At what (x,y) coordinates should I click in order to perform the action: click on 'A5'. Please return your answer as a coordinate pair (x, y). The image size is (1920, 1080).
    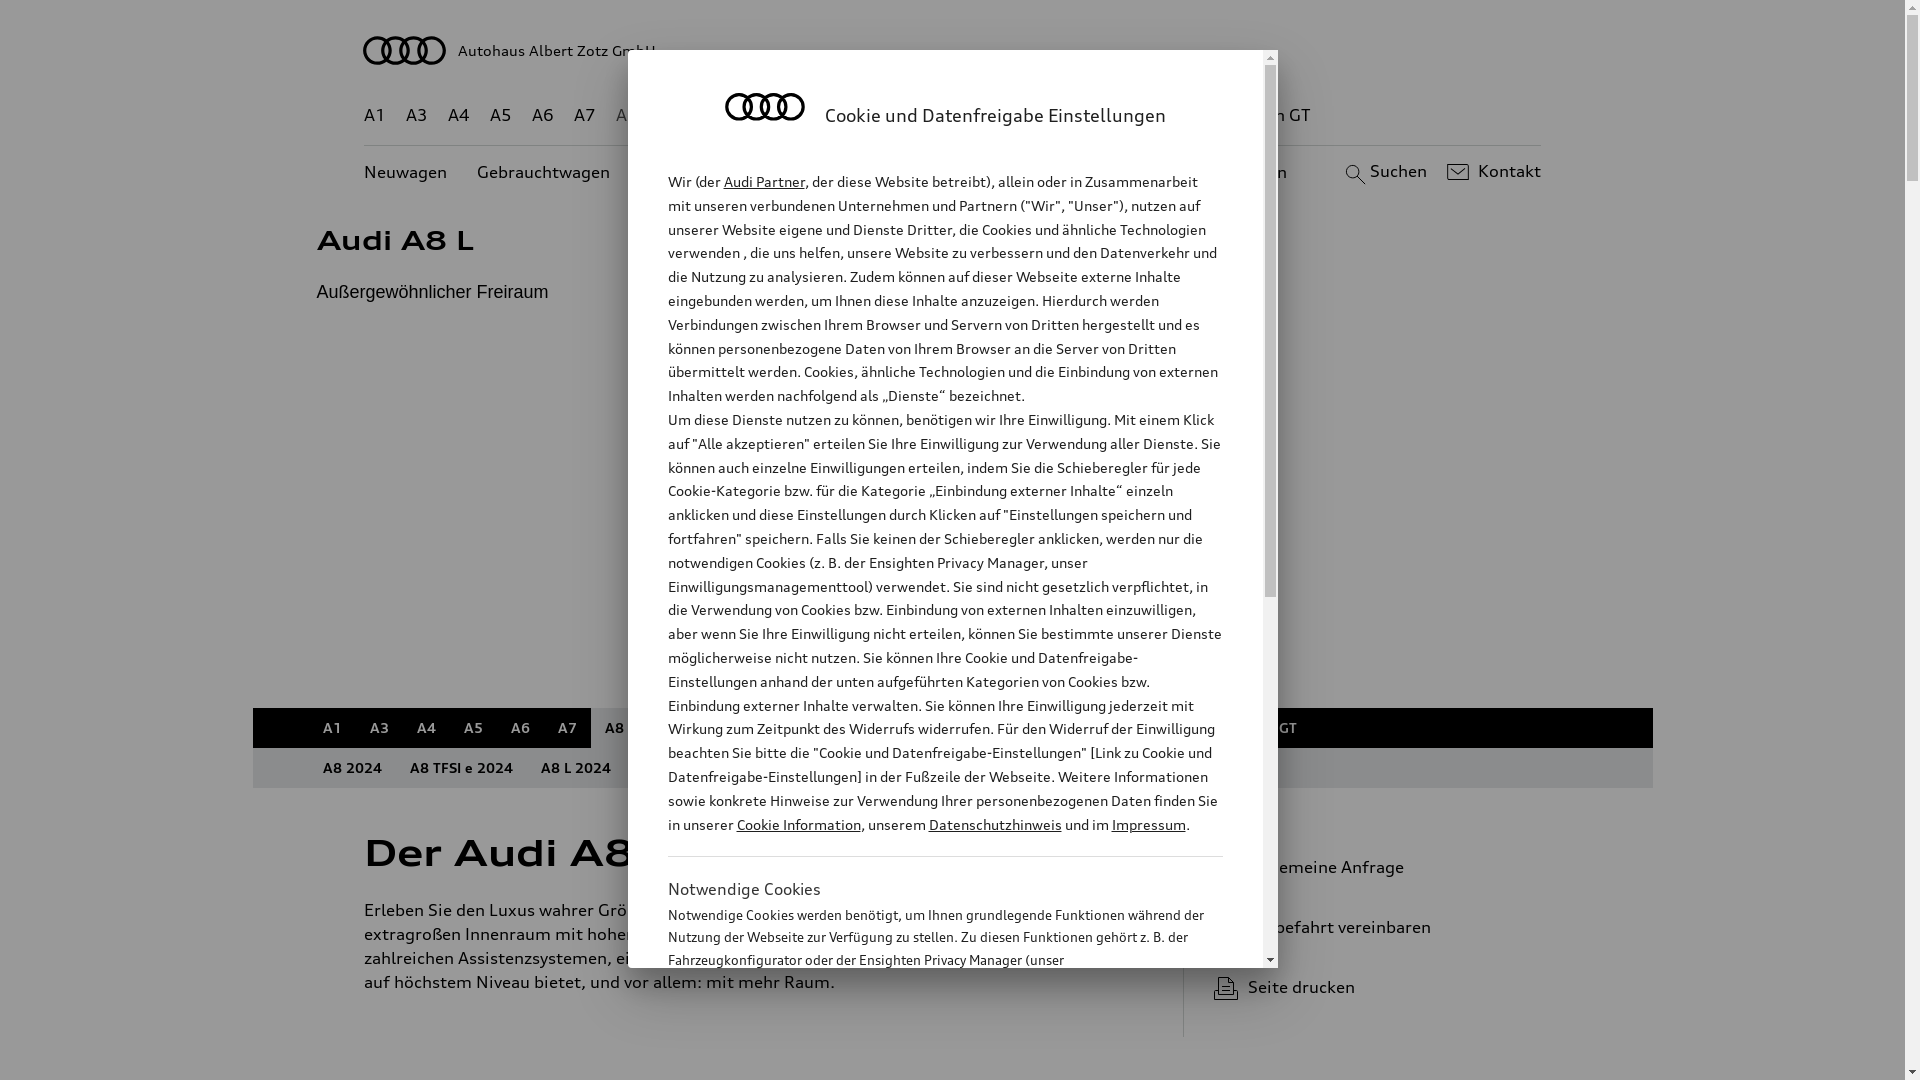
    Looking at the image, I should click on (449, 728).